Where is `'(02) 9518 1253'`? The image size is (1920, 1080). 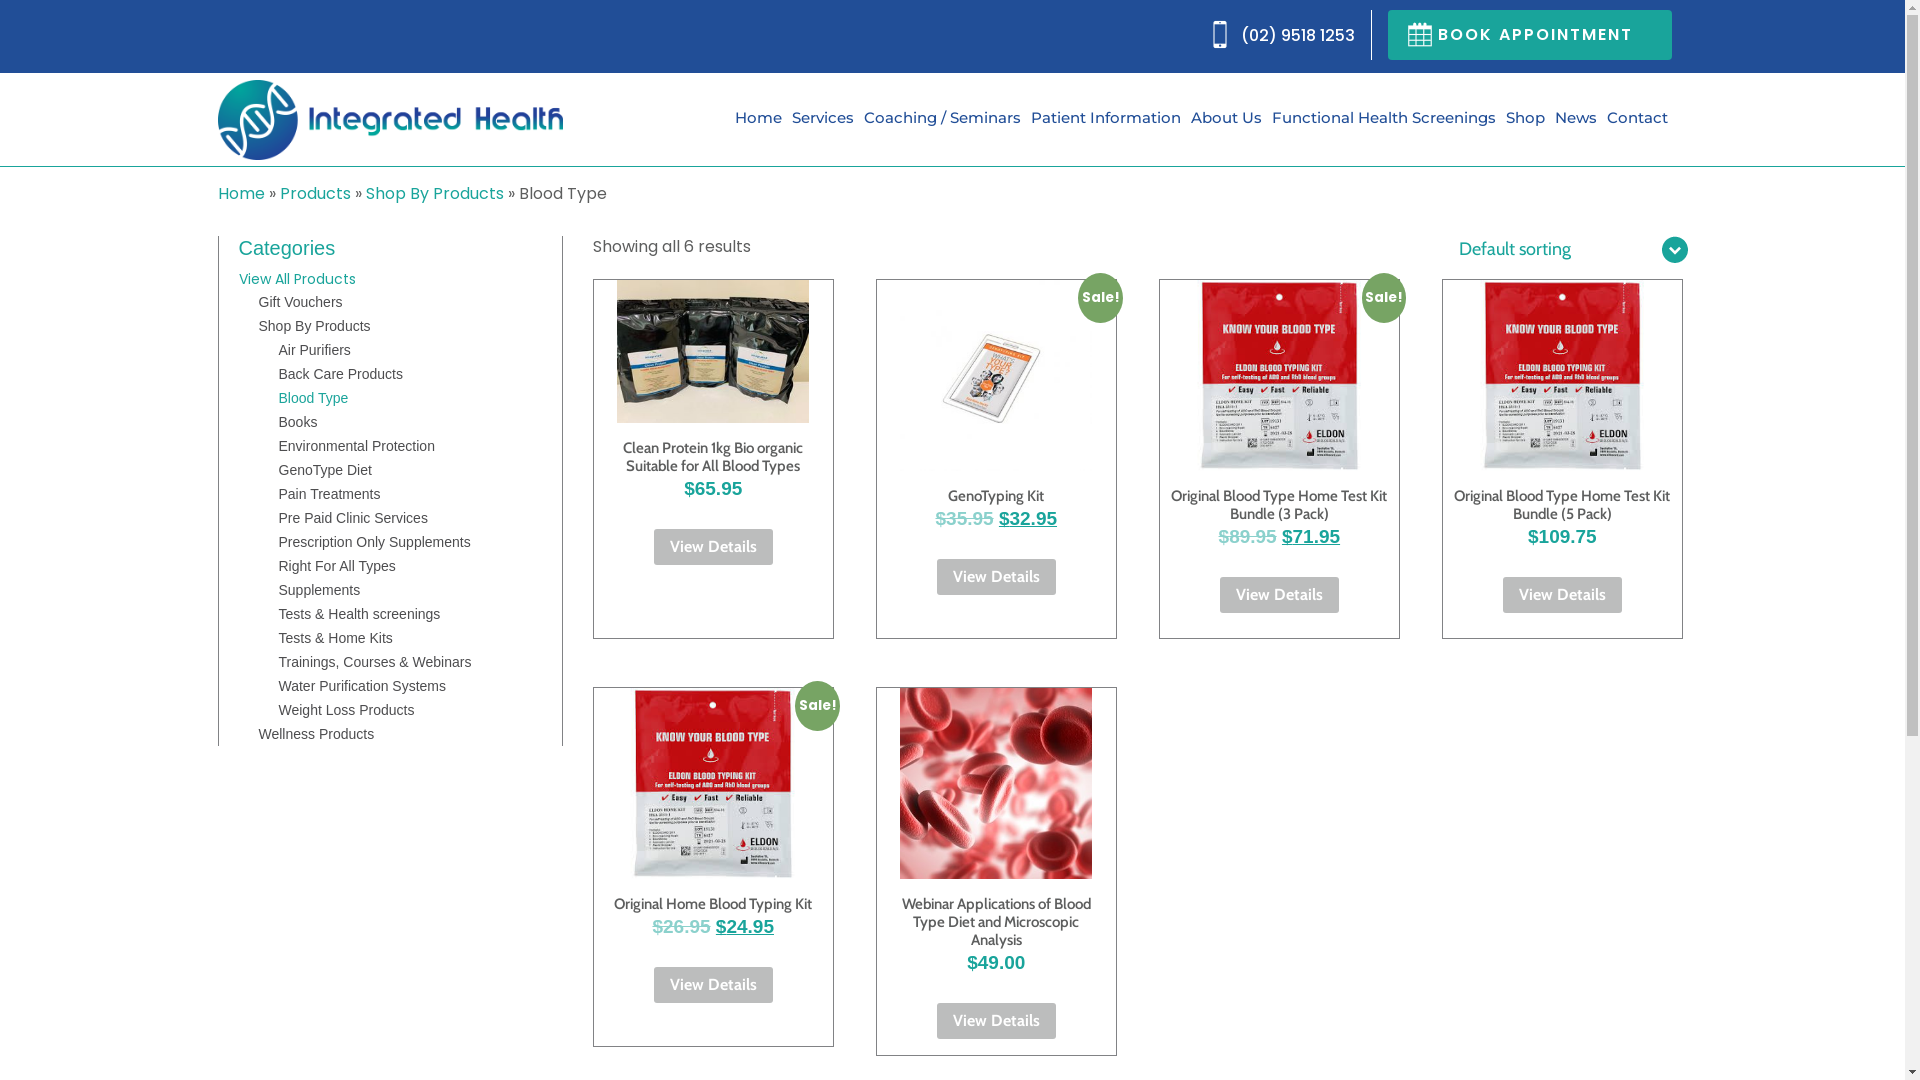
'(02) 9518 1253' is located at coordinates (1296, 35).